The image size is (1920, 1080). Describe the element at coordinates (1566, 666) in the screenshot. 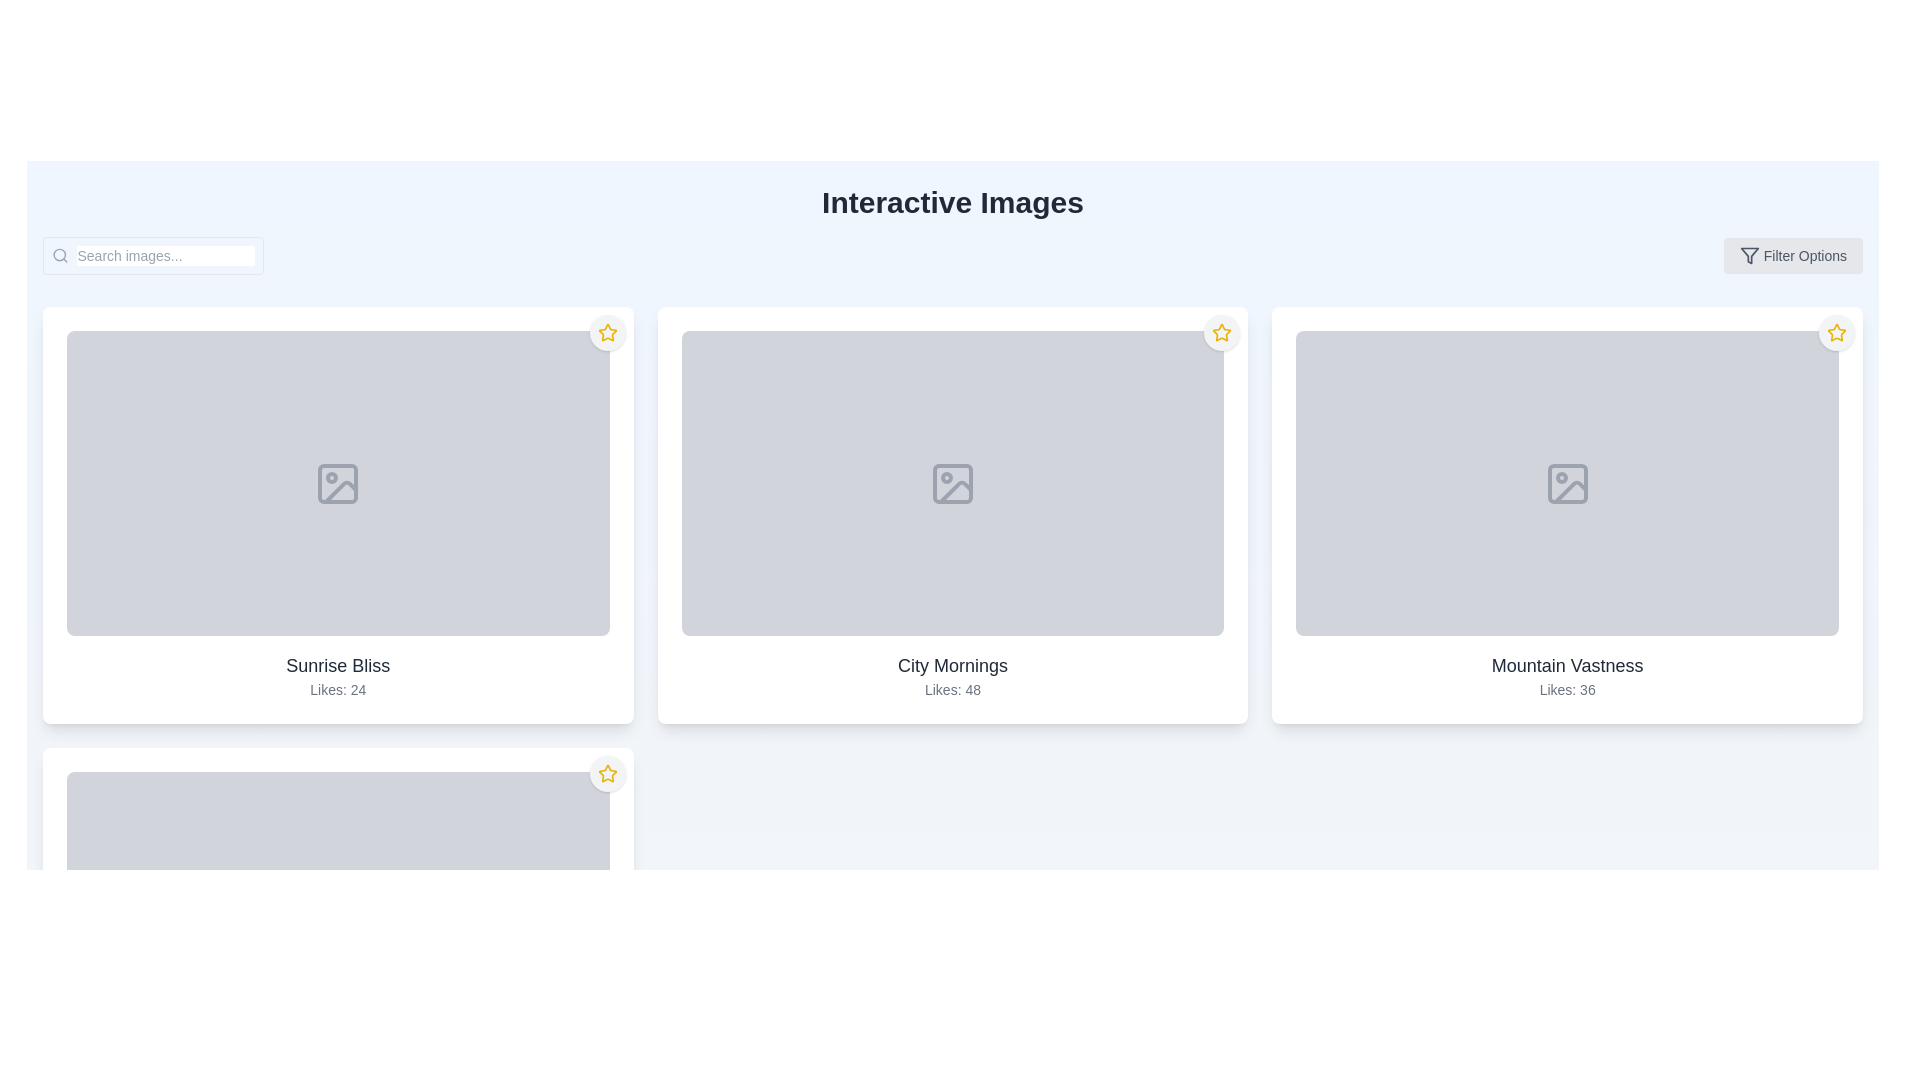

I see `the text label displaying the title 'Mountain Vastness', which is styled with a larger font size and is positioned below a visual placeholder` at that location.